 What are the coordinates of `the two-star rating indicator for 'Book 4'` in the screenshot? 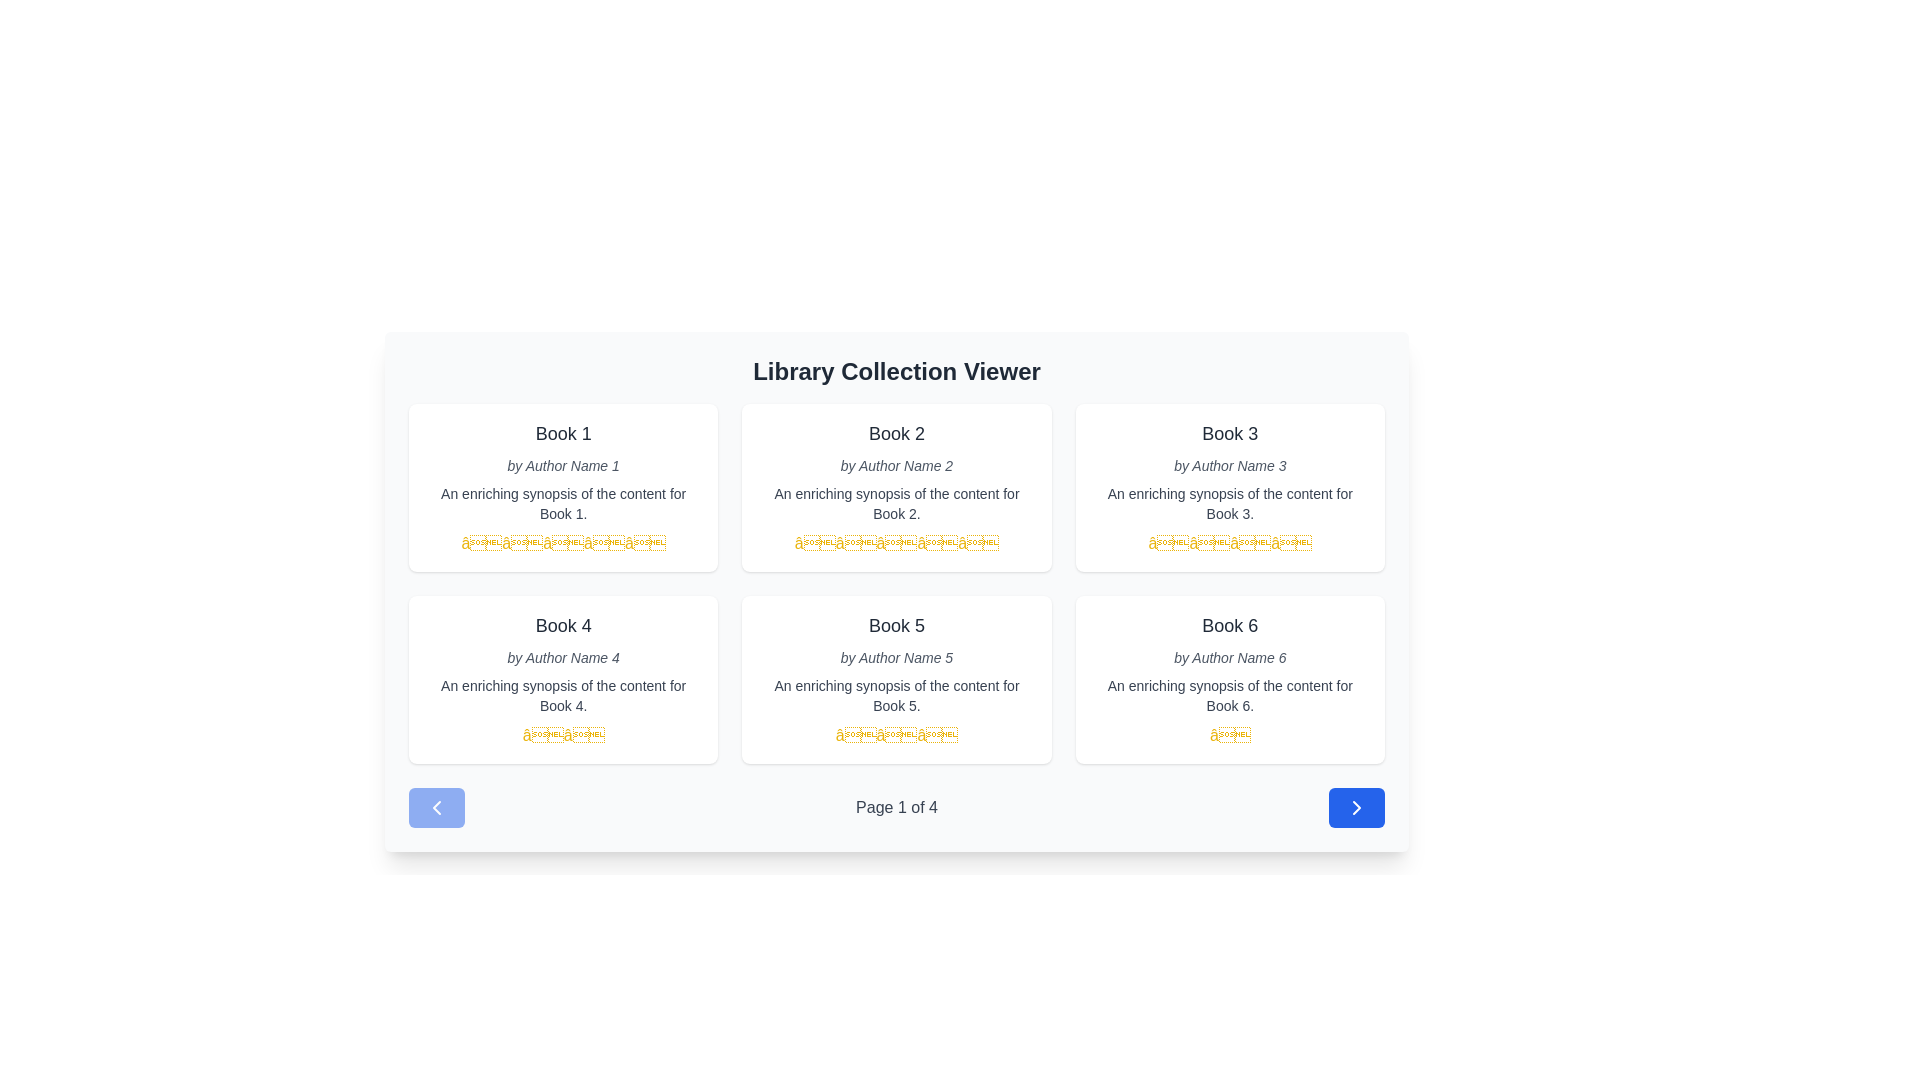 It's located at (562, 736).